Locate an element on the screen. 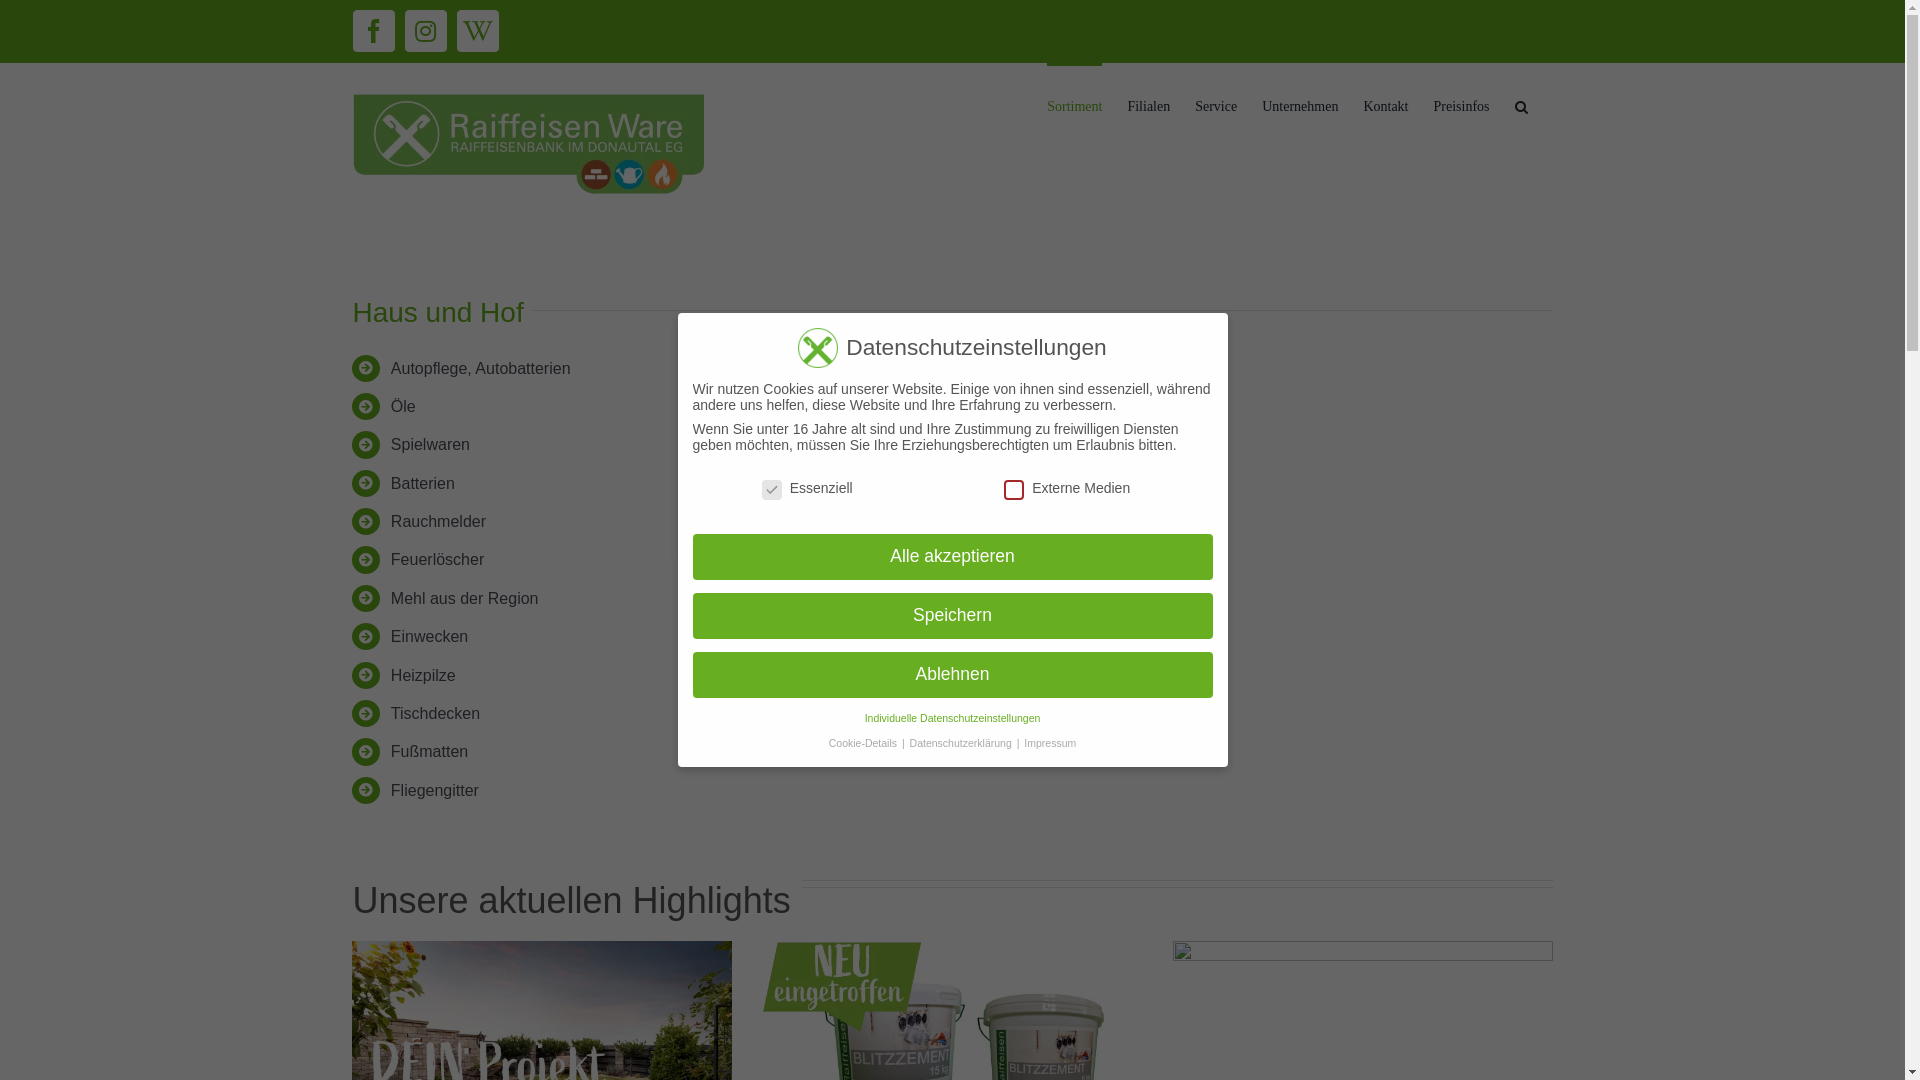 The width and height of the screenshot is (1920, 1080). 'Sortiment' is located at coordinates (1073, 104).